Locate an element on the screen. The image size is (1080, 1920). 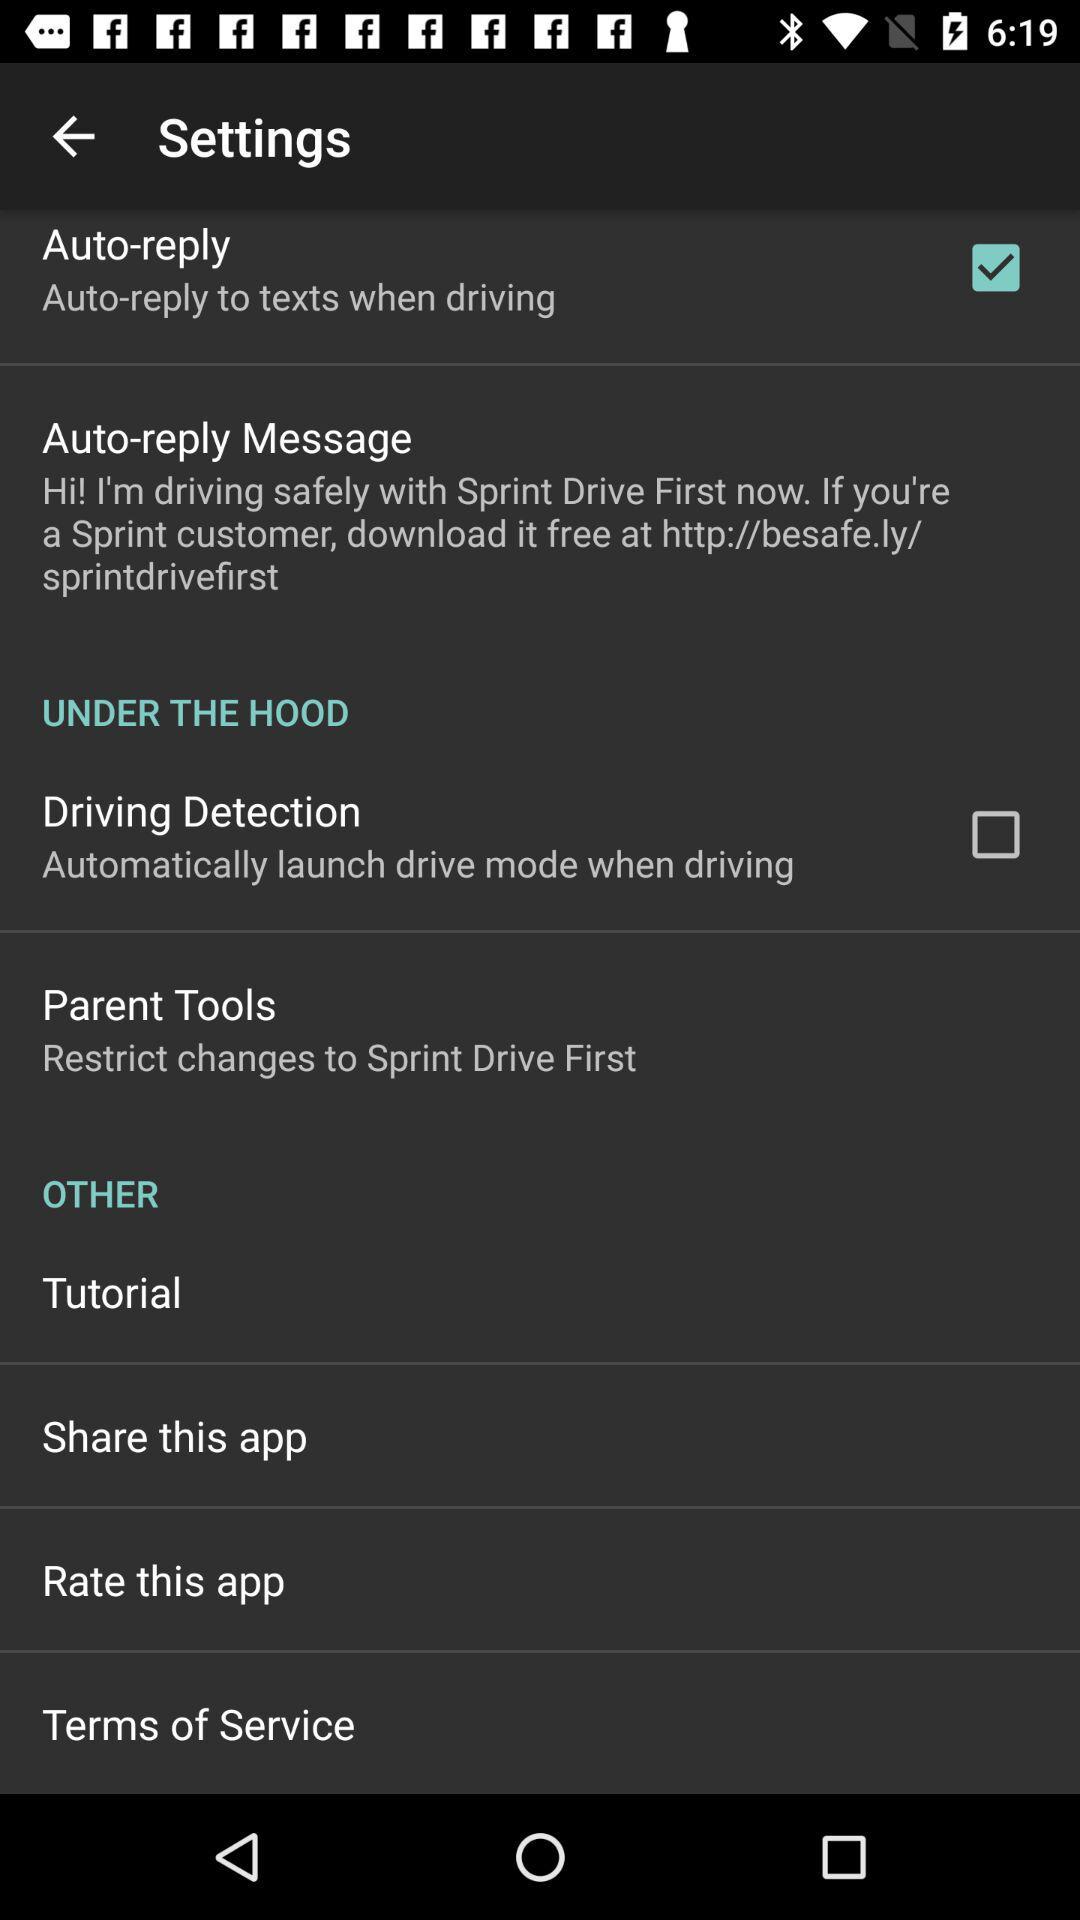
item above the auto-reply app is located at coordinates (72, 135).